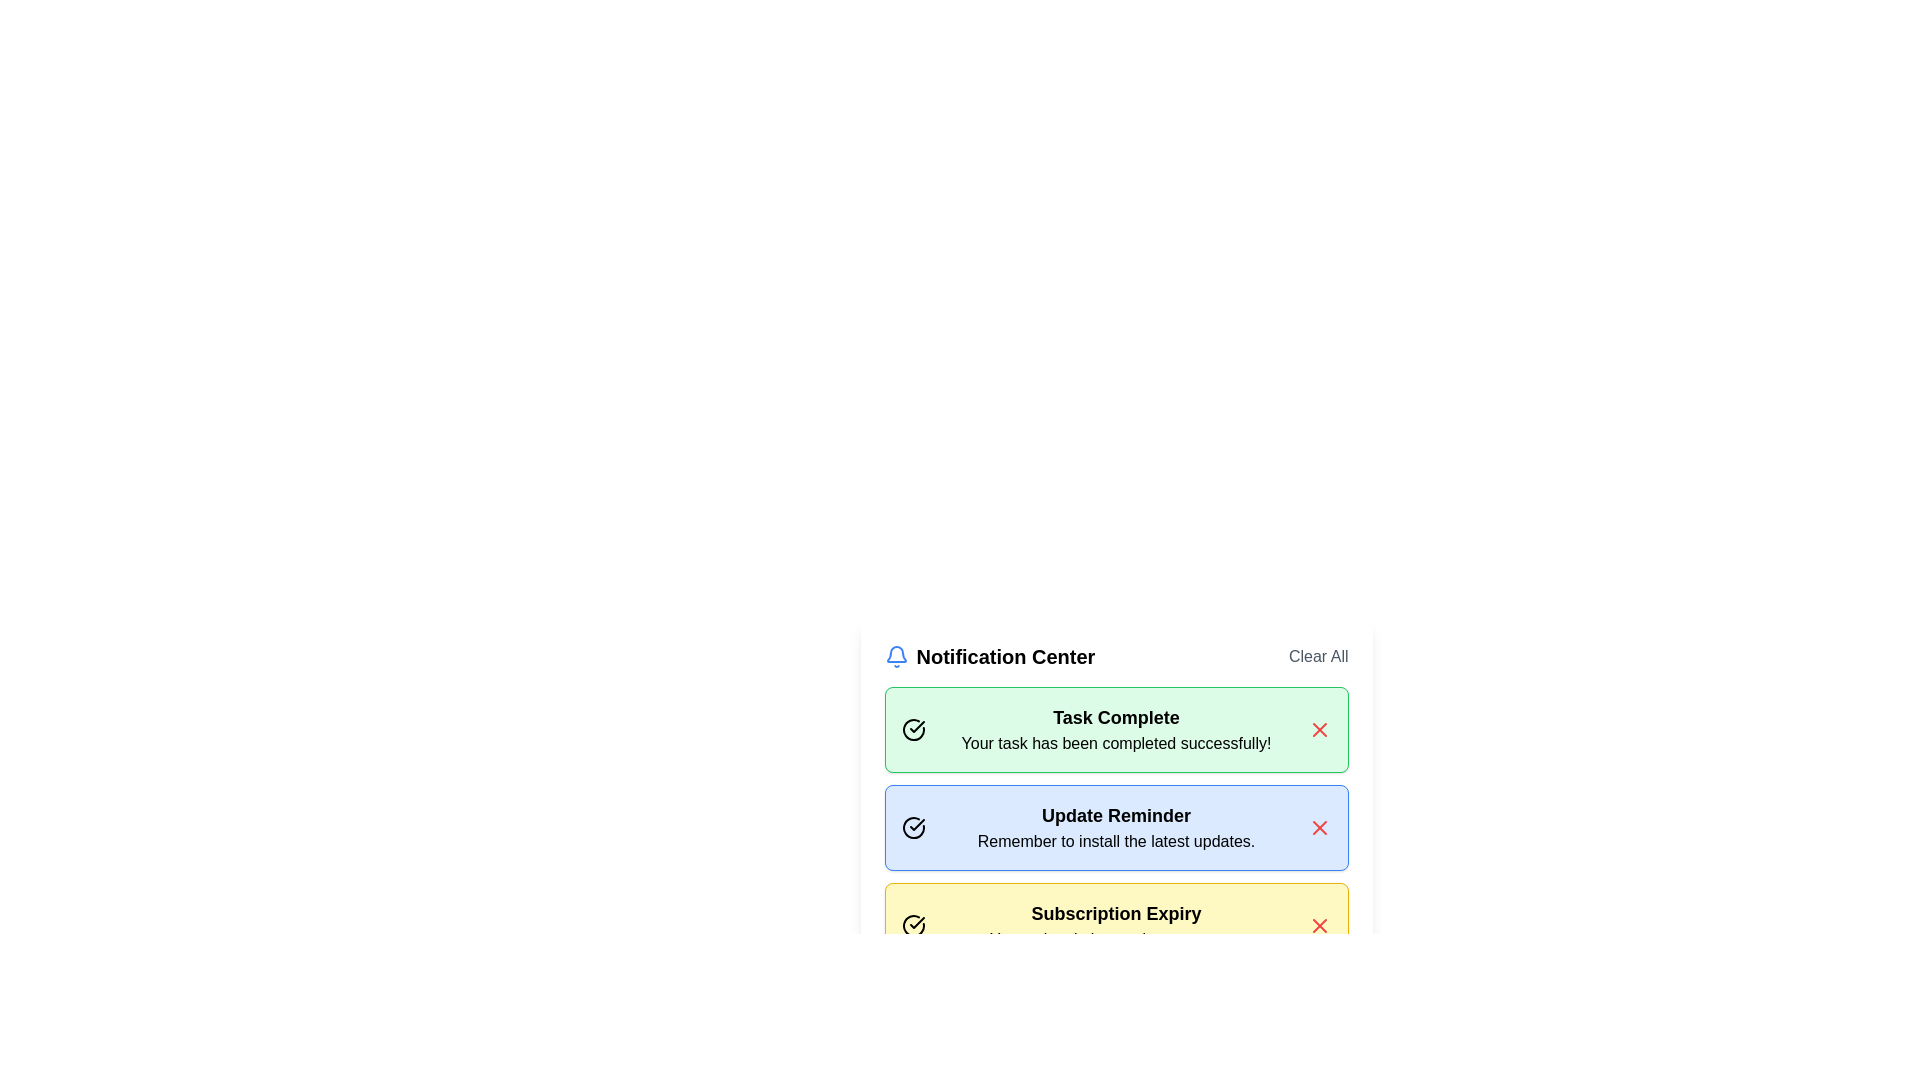  I want to click on the dismissal button located within the blue 'Update Reminder' notification box, positioned towards the right side, so click(1319, 828).